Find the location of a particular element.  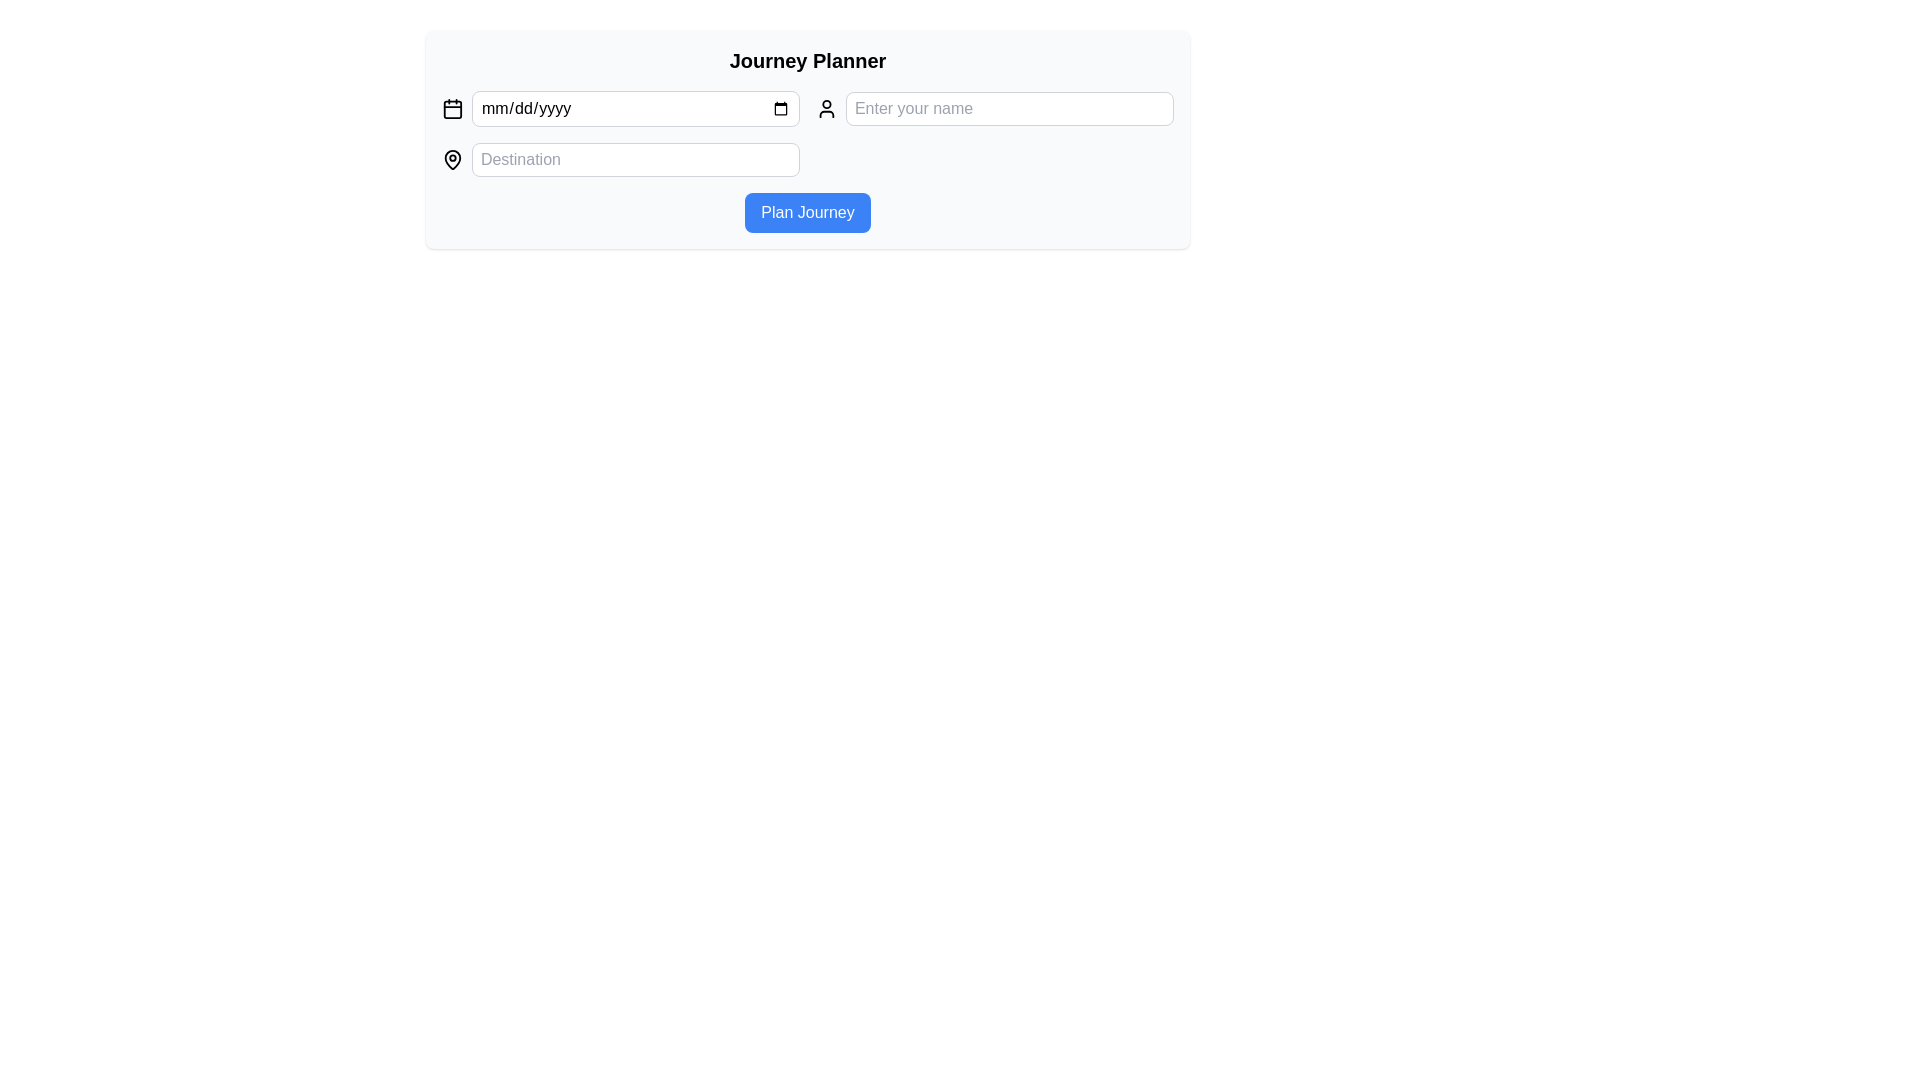

the location indicator icon, which is the first item in the horizontal layout containing the 'Destination' input placeholder is located at coordinates (451, 158).